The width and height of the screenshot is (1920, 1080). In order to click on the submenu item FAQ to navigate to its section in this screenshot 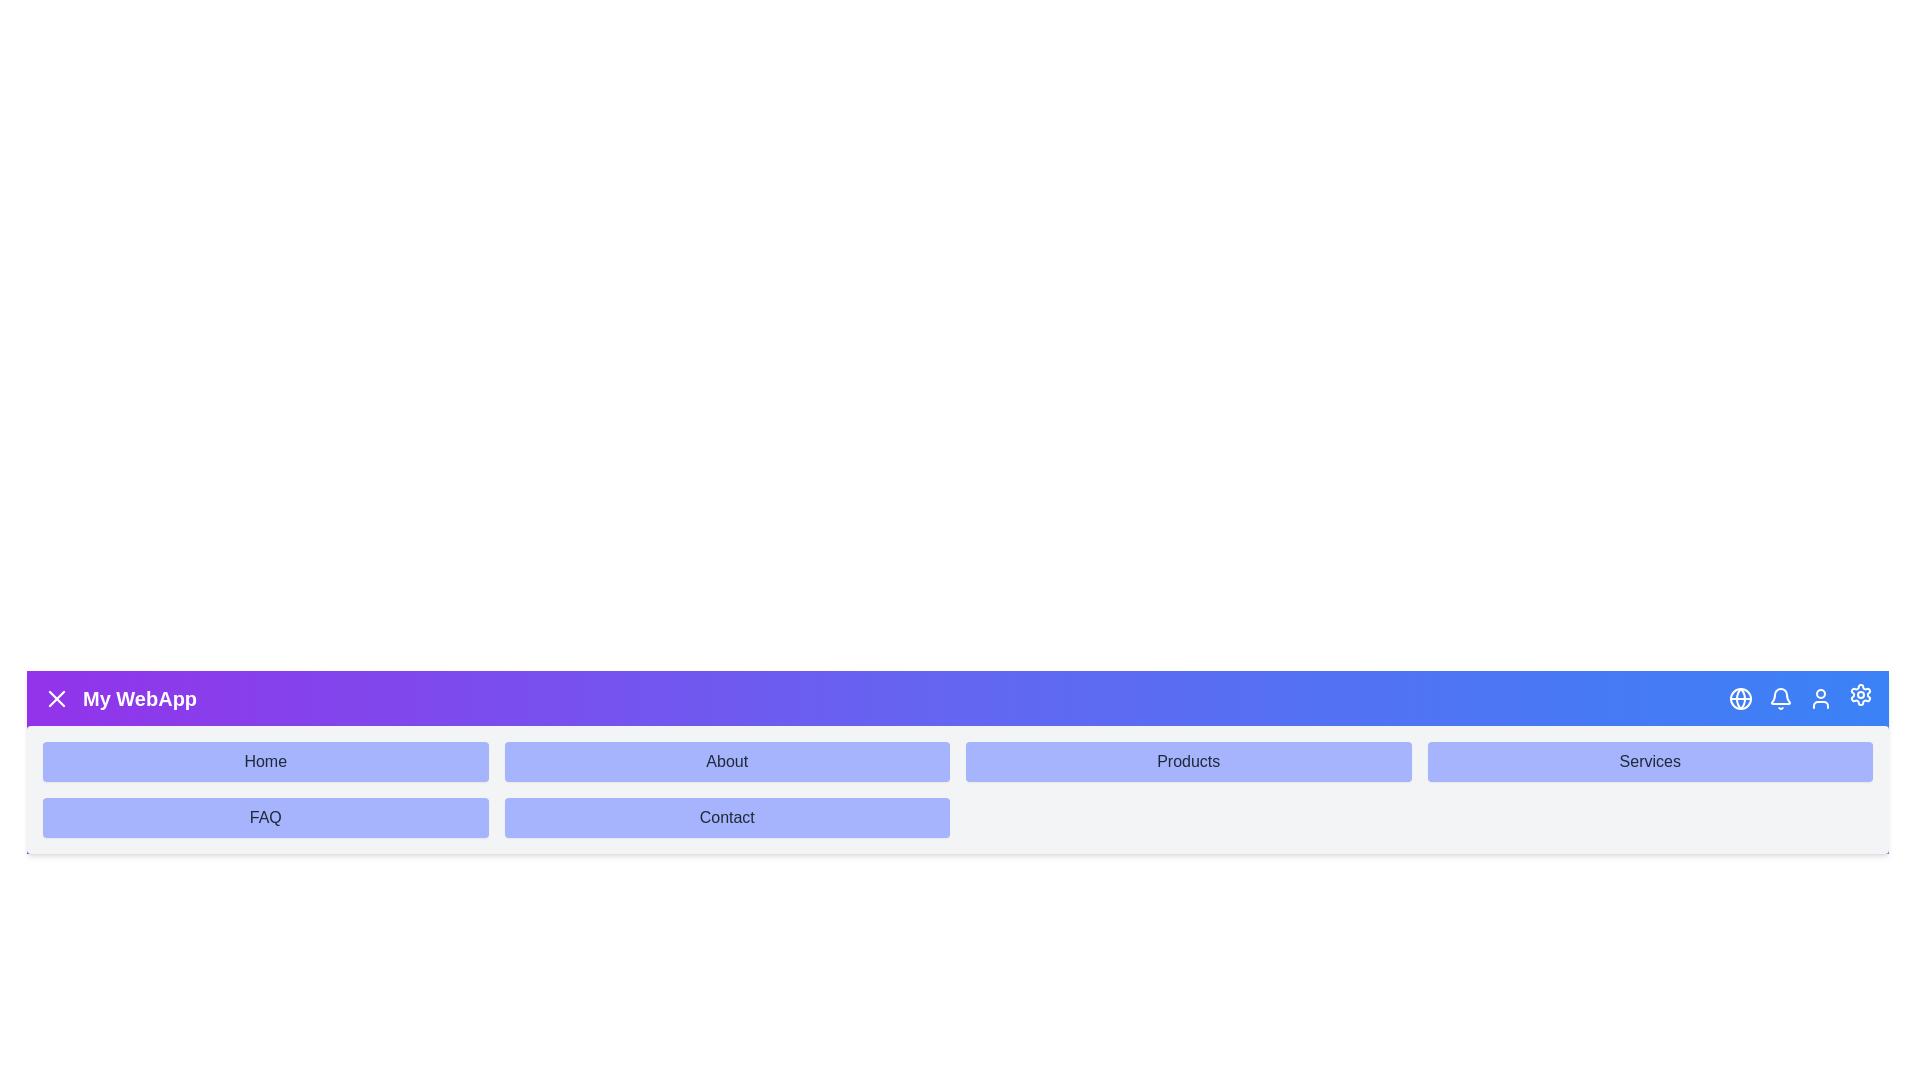, I will do `click(264, 817)`.